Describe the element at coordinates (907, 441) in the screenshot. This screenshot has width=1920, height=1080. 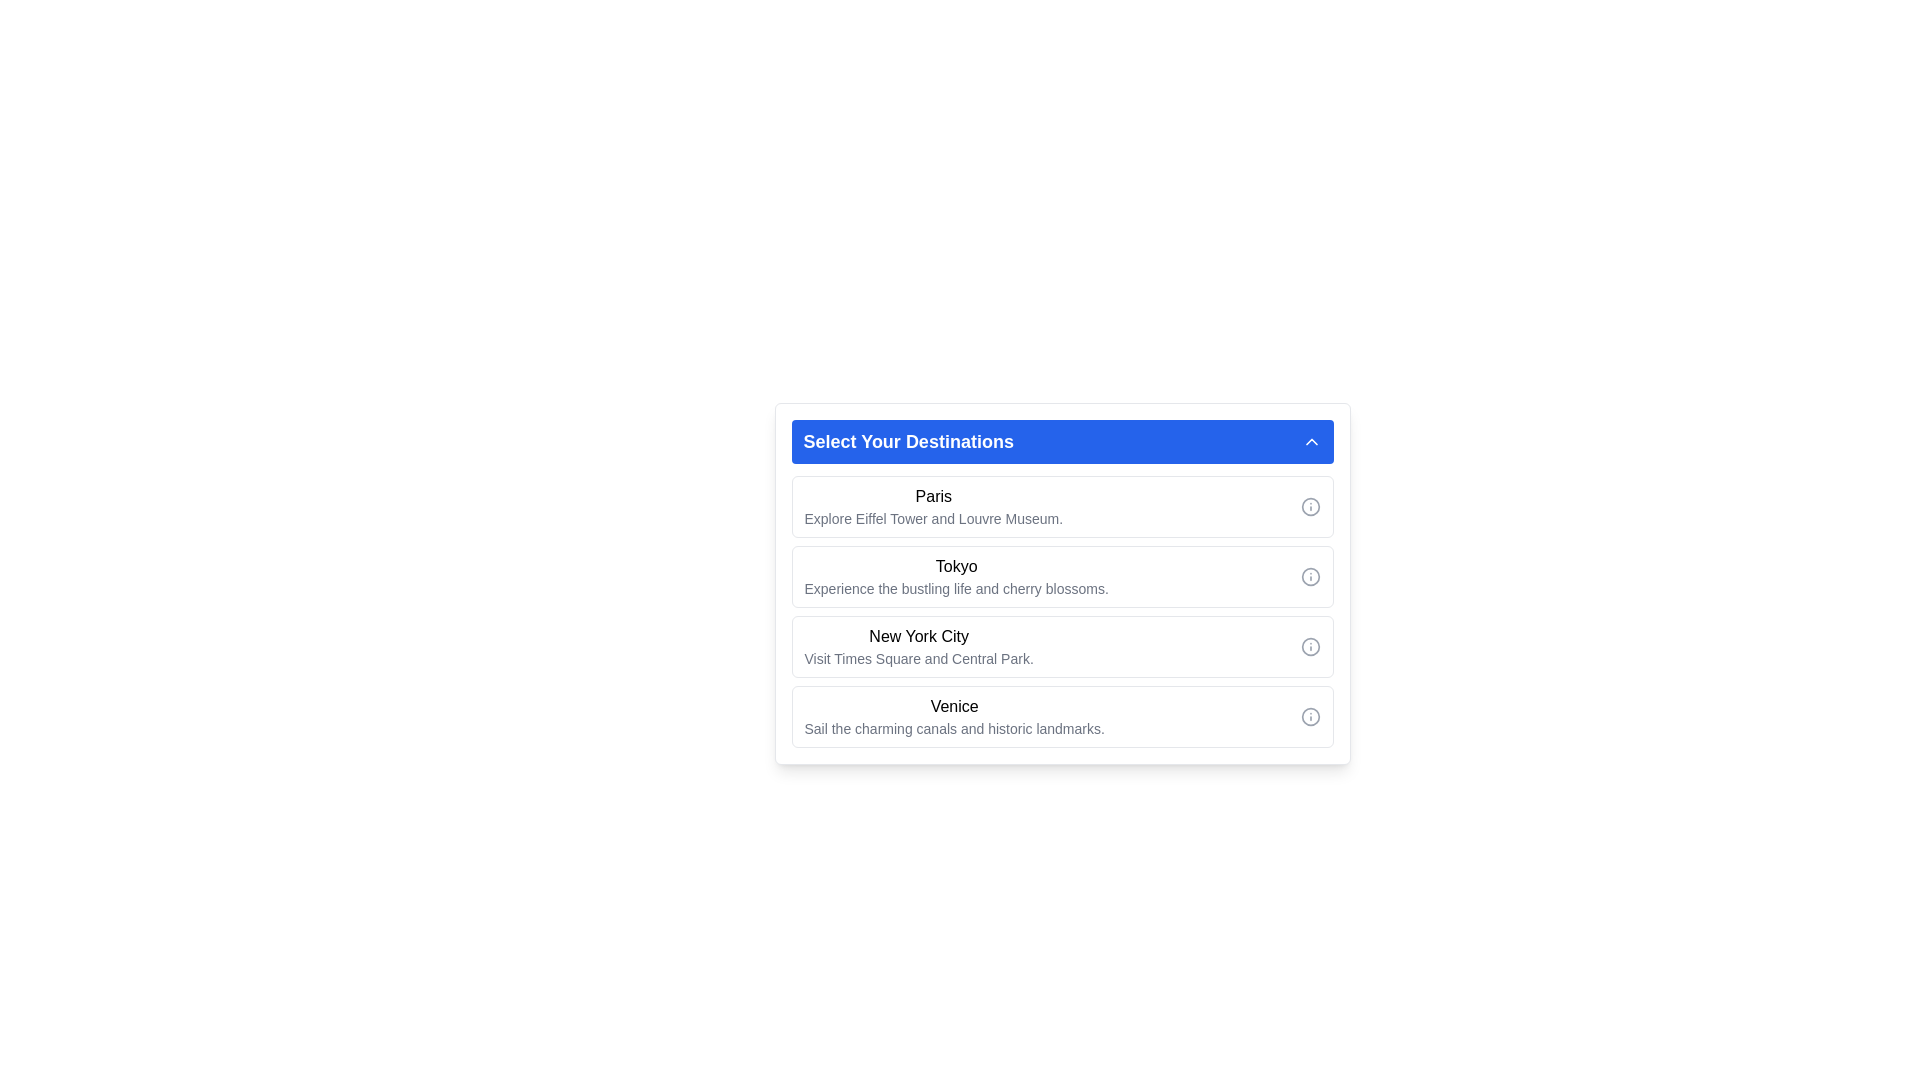
I see `the text label saying 'Select Your Destinations' which is styled in bold font and larger size, centered within a blue rectangle` at that location.